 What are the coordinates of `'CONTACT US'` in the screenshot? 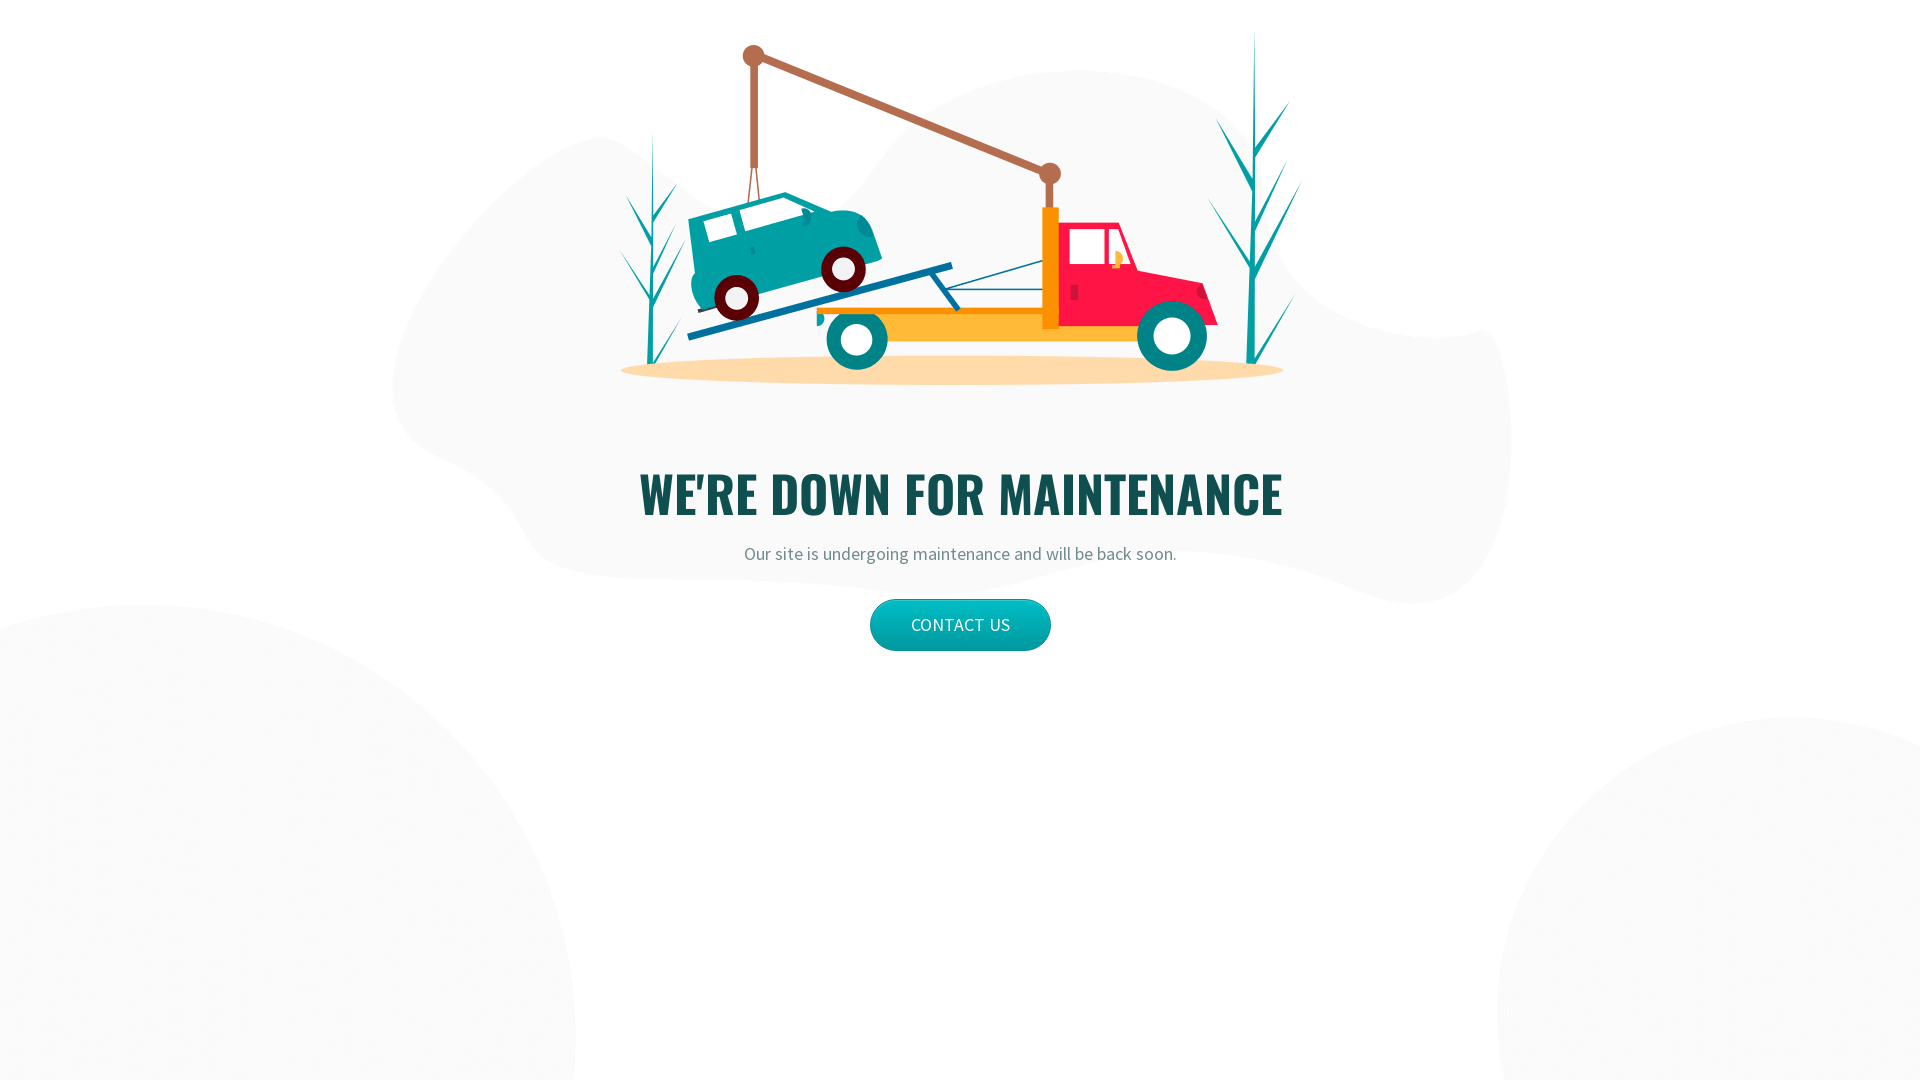 It's located at (960, 623).